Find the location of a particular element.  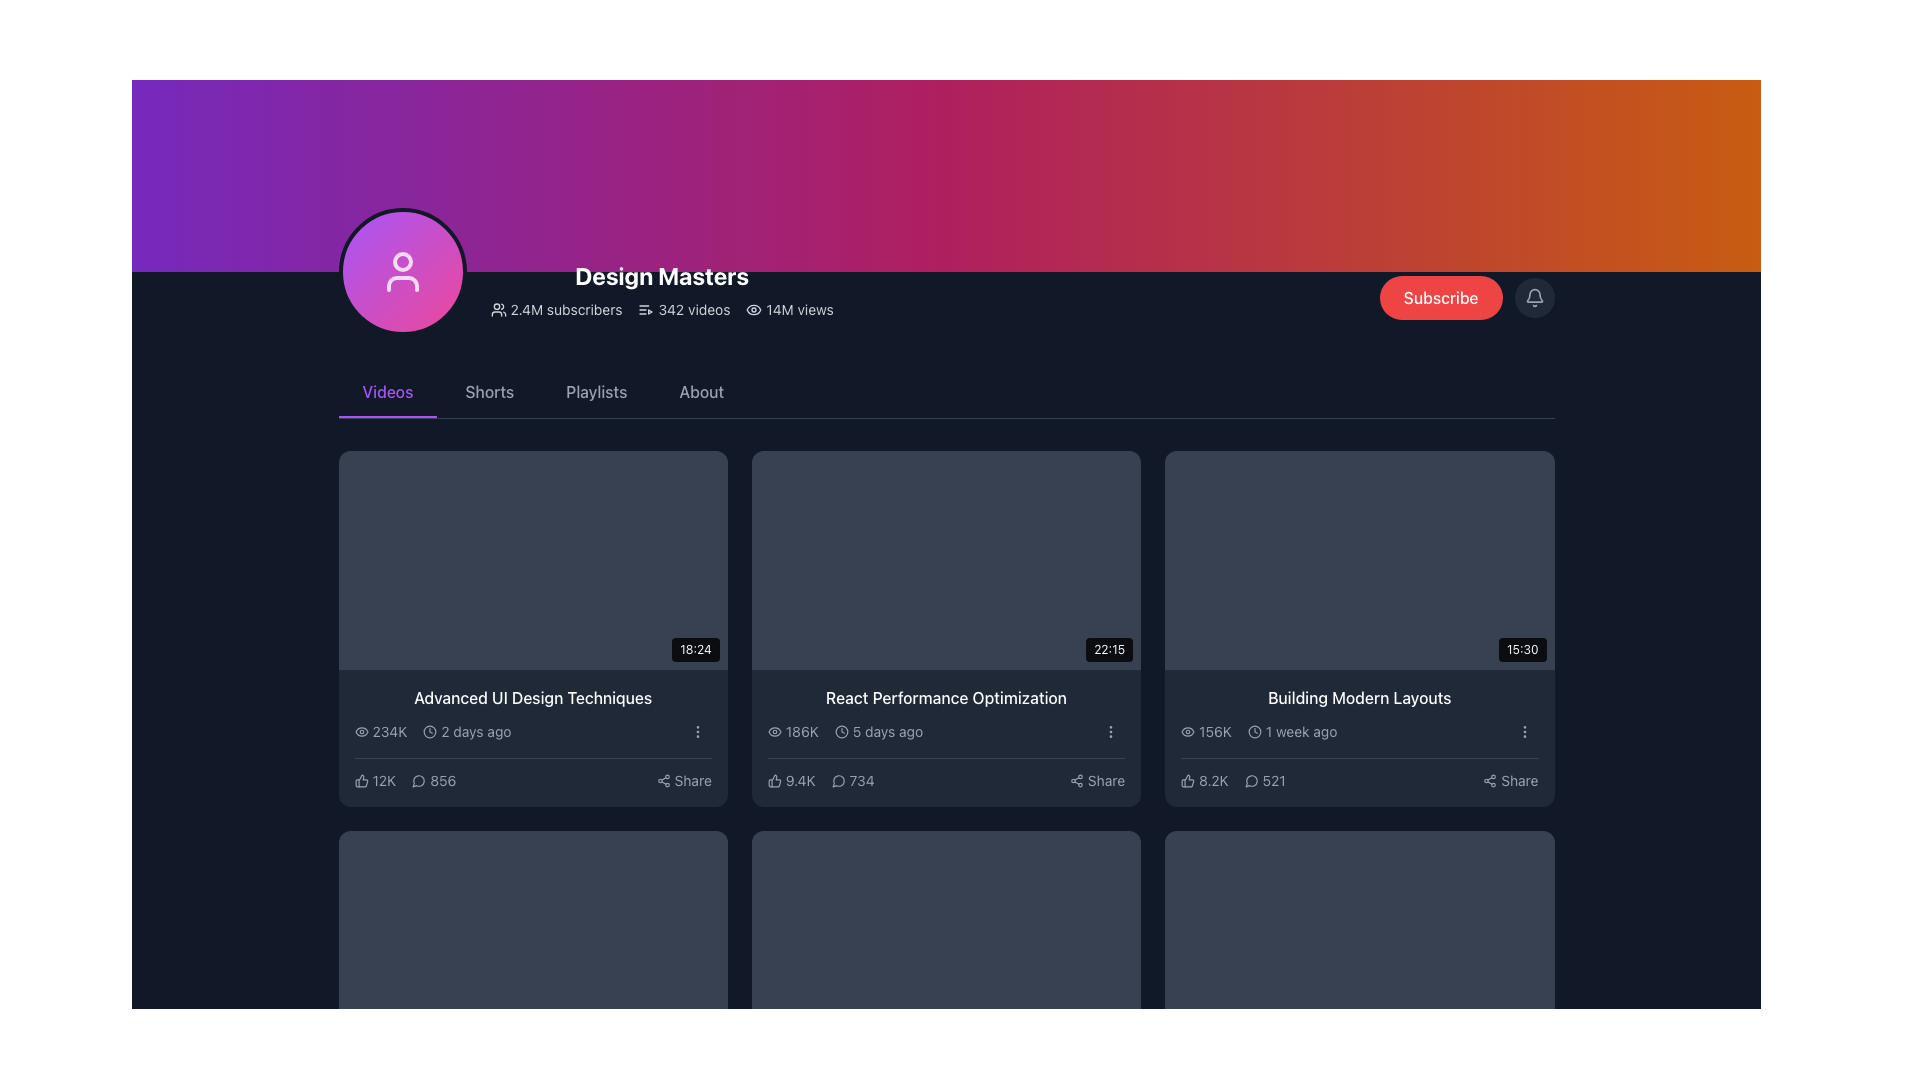

the 'Playlists' navigational link is located at coordinates (595, 393).